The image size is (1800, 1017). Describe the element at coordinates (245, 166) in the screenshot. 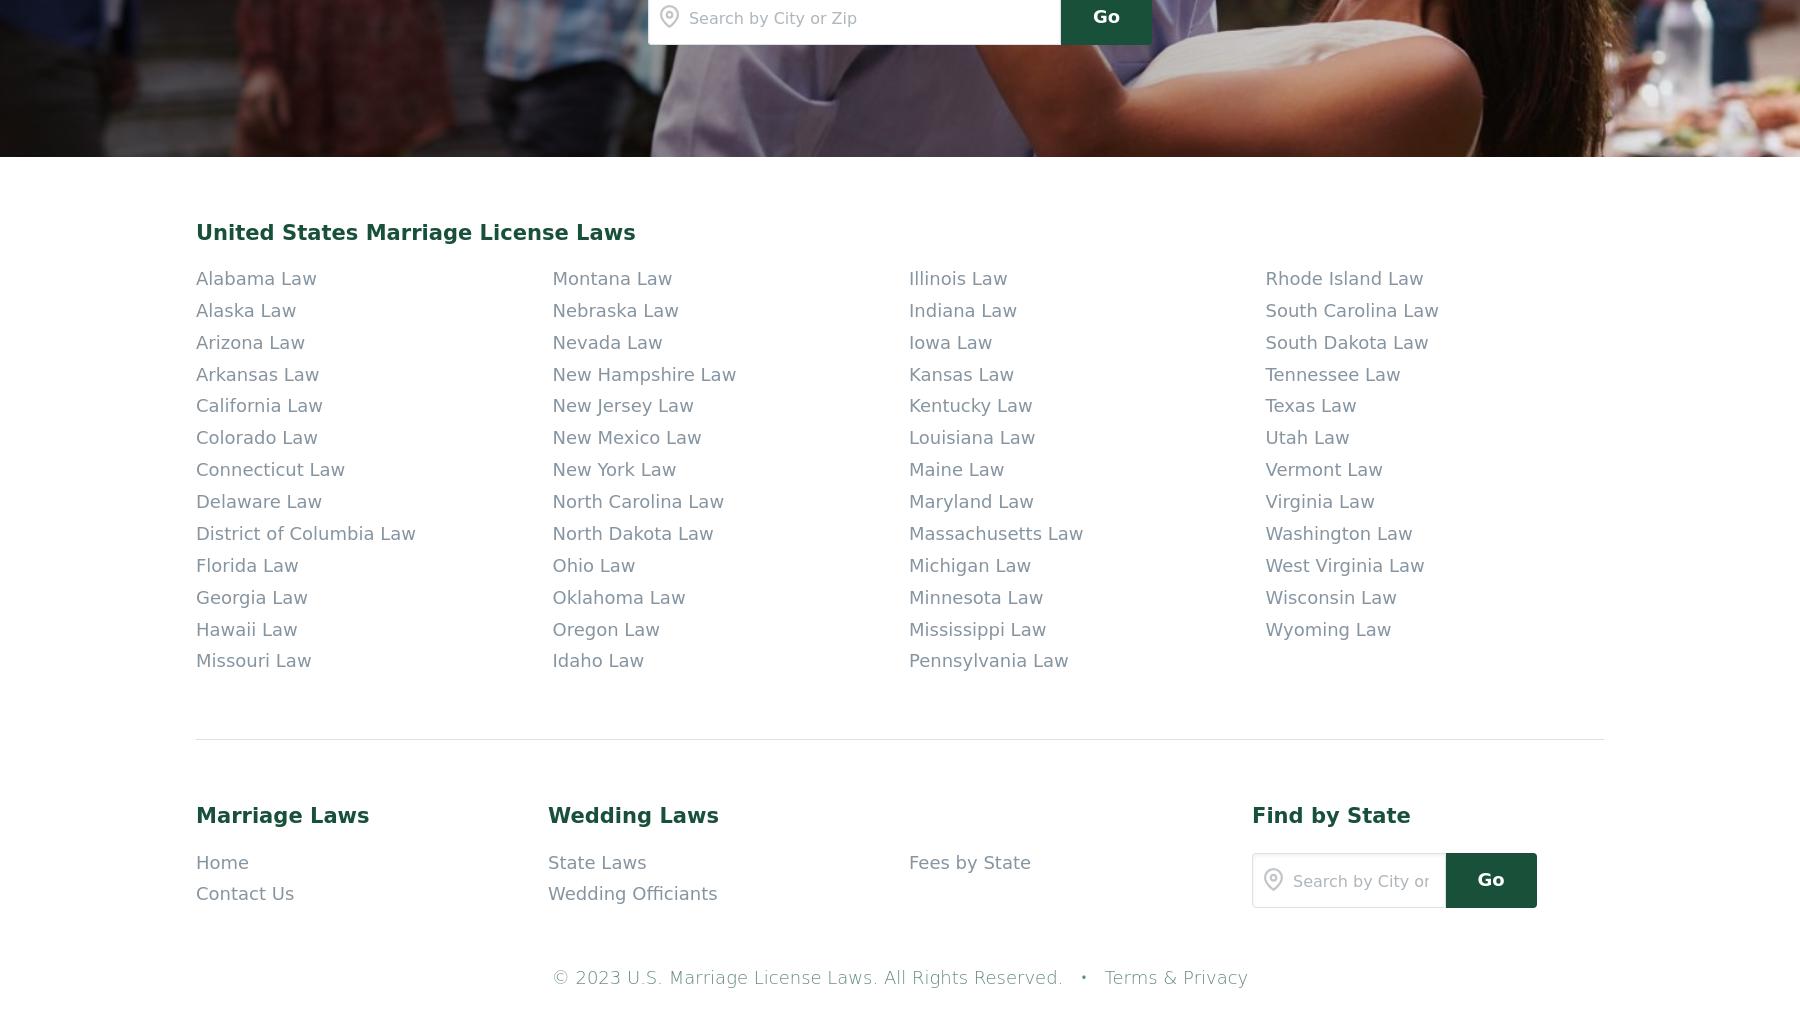

I see `'Hawaii Law'` at that location.